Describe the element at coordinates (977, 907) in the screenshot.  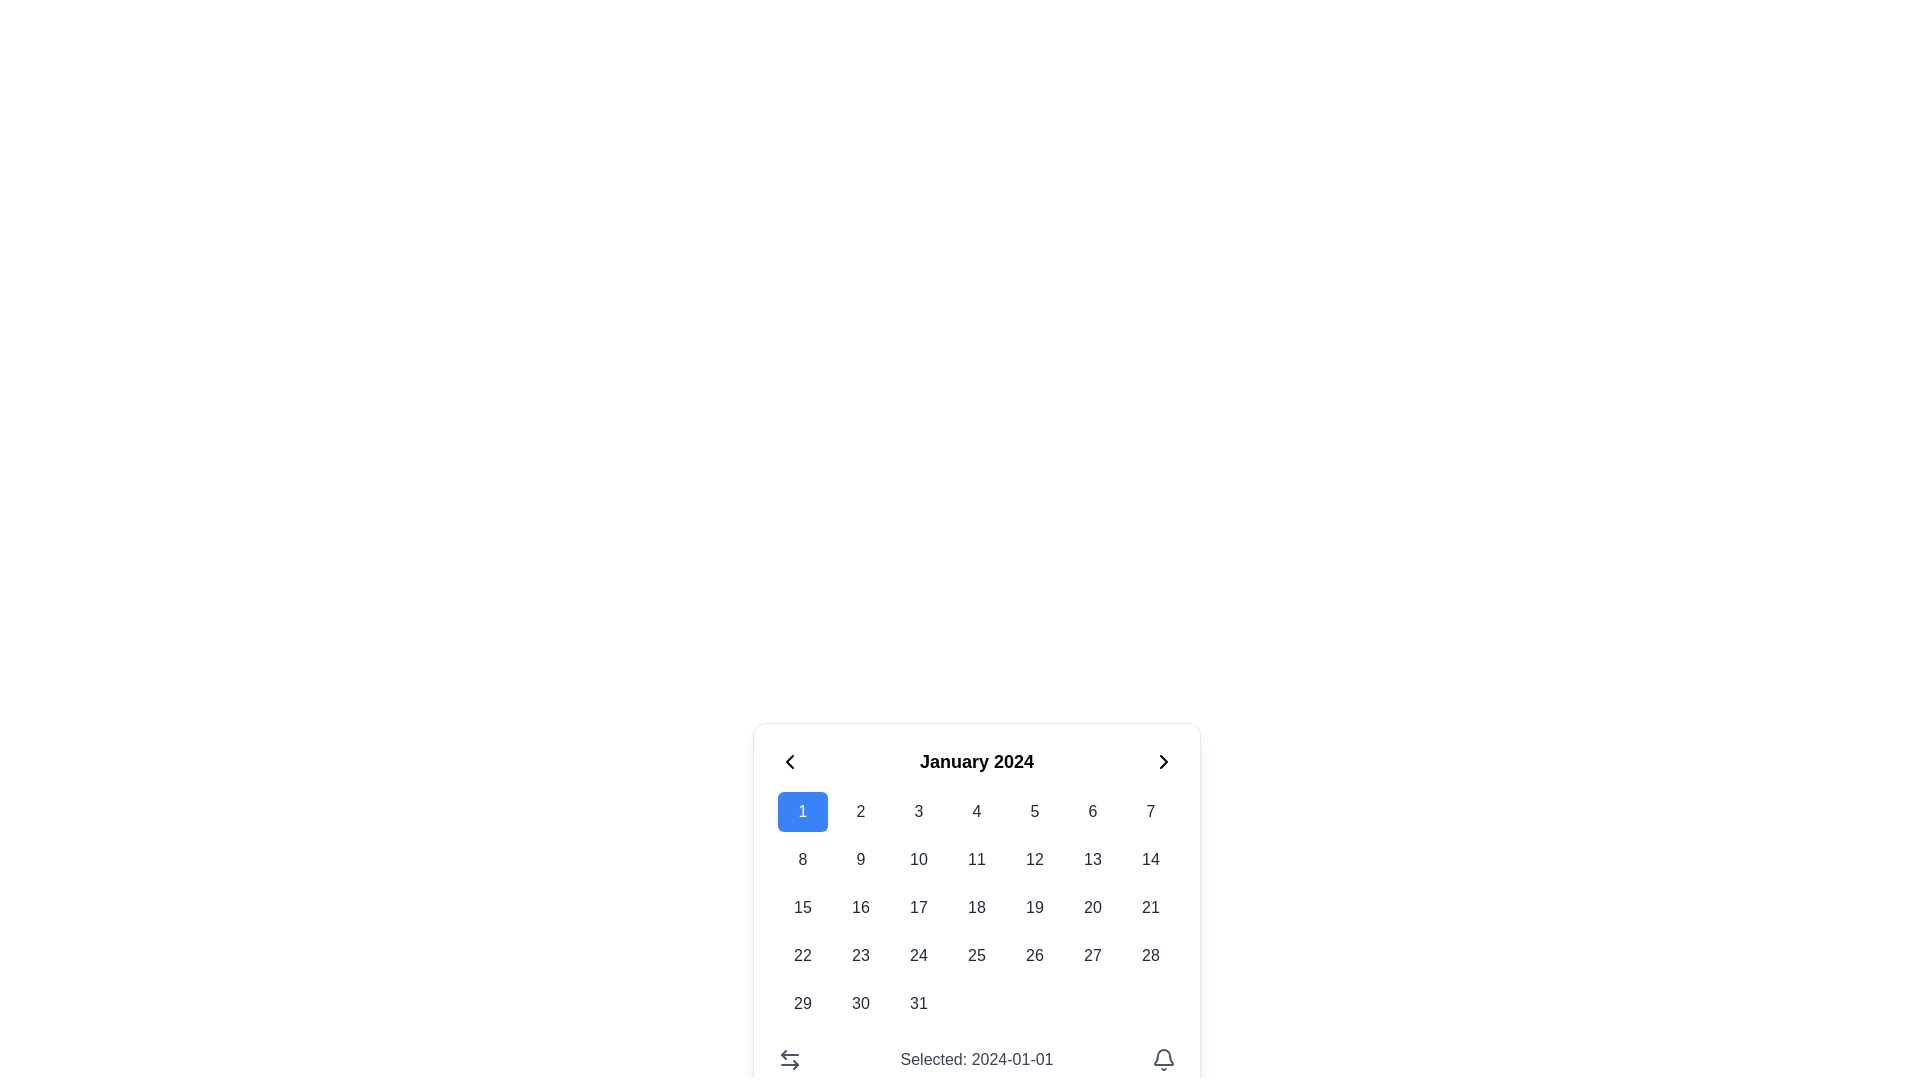
I see `the calendar date cell labeled '18' in the January 2024 calendar` at that location.